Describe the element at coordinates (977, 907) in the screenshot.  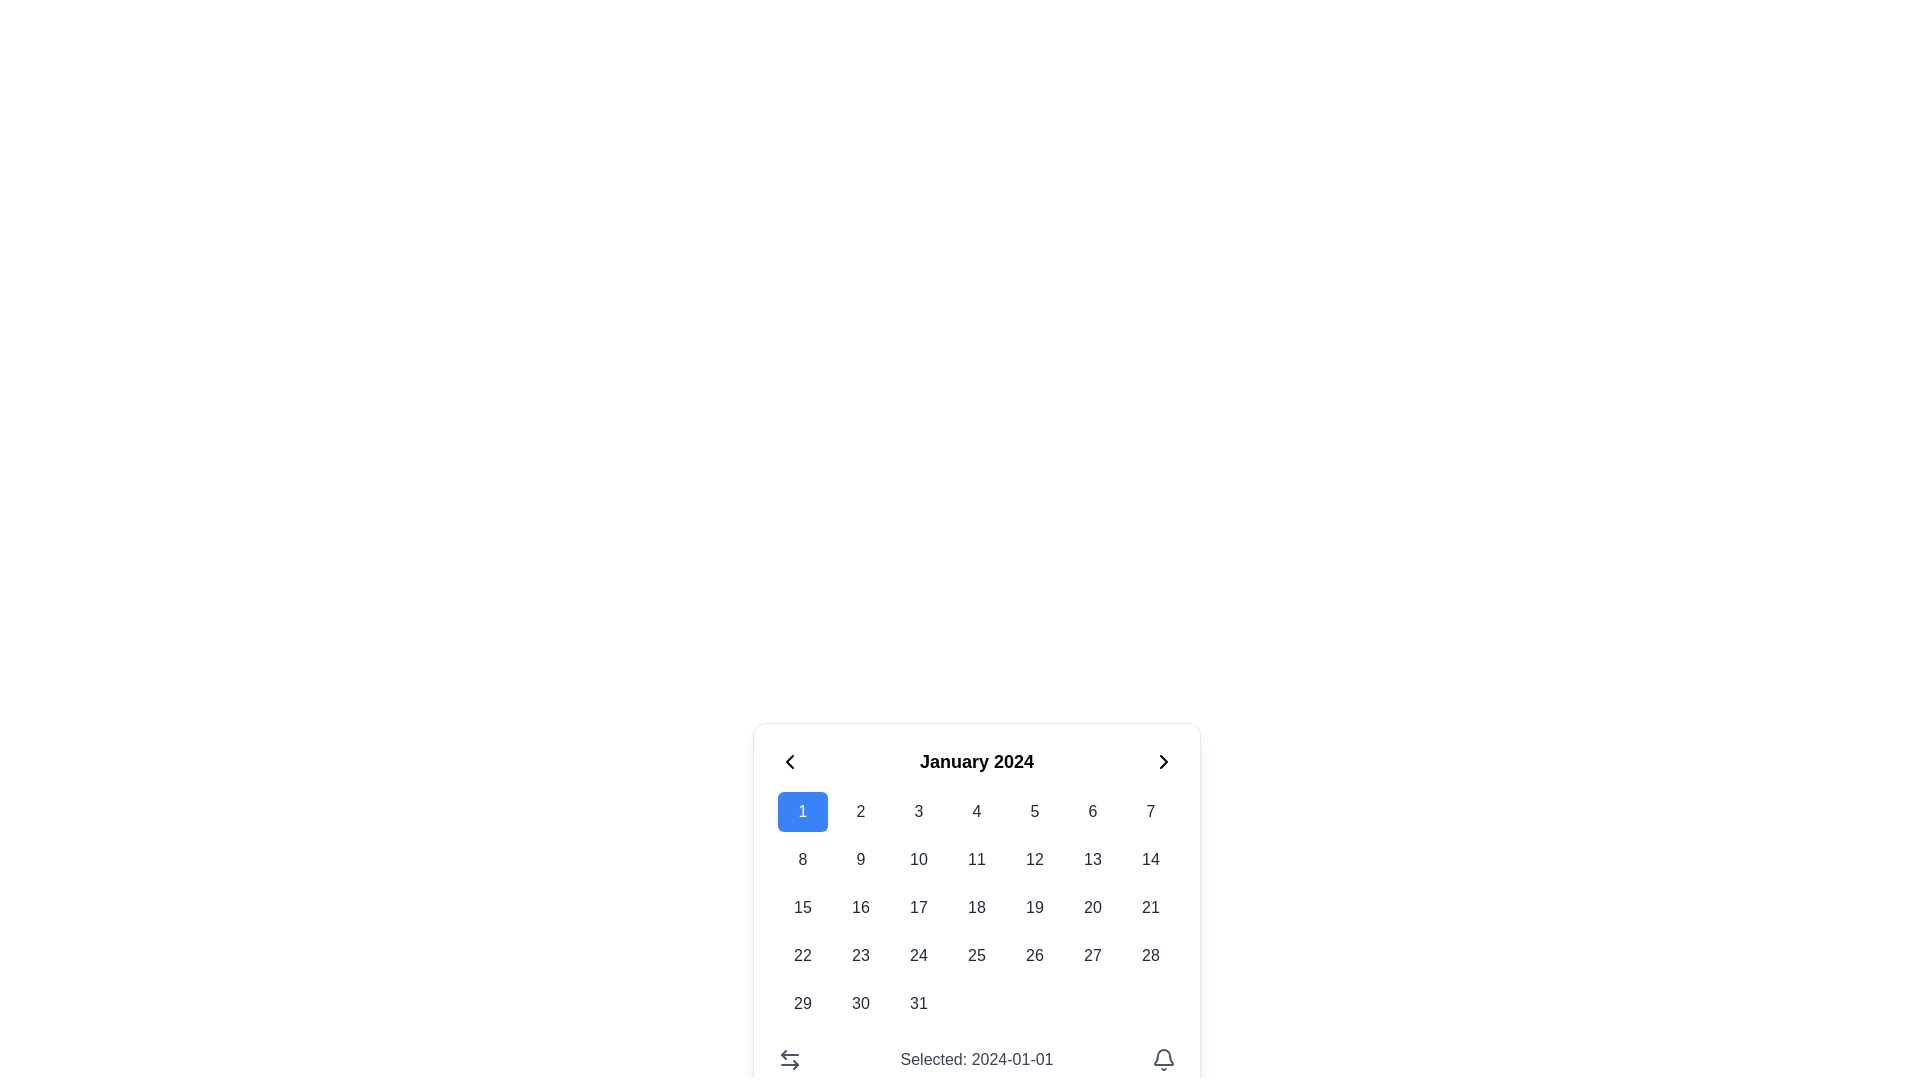
I see `the calendar date cell labeled '18' in the January 2024 calendar` at that location.